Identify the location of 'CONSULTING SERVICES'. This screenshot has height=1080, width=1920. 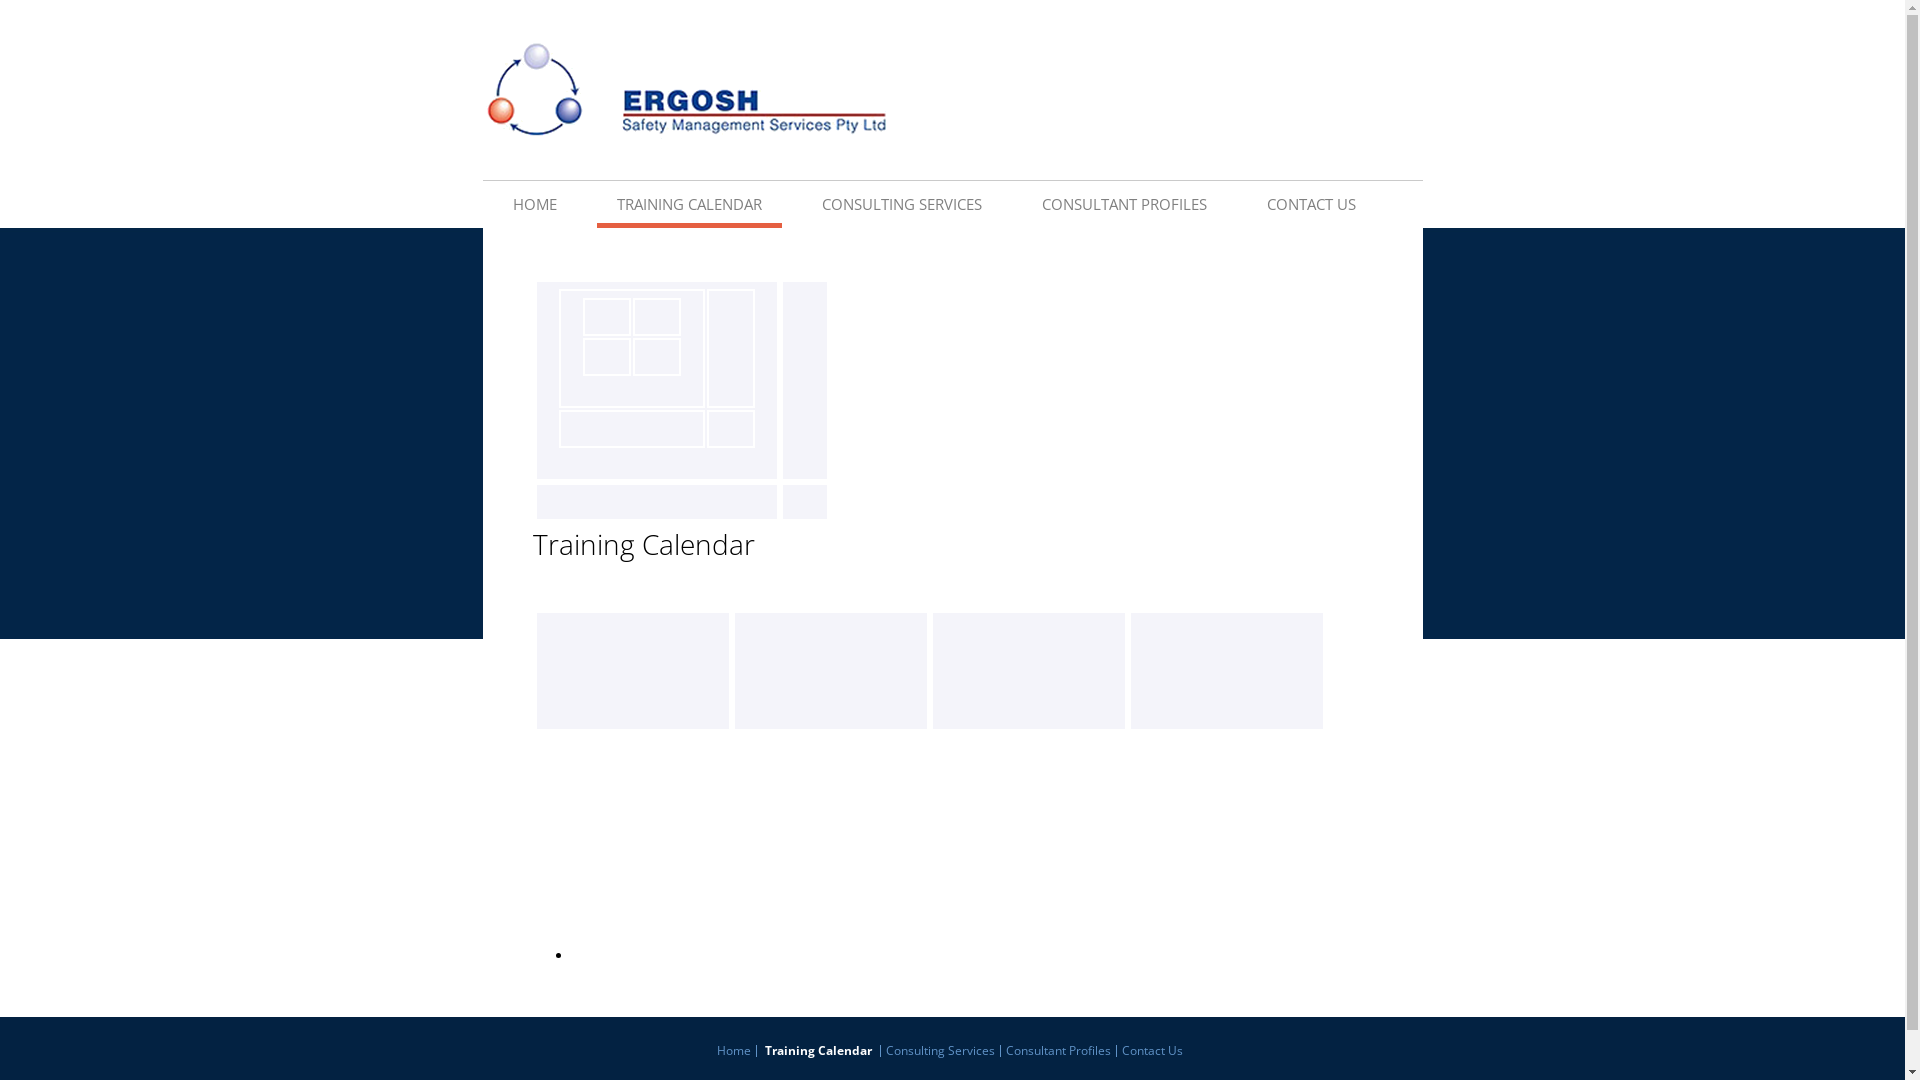
(901, 201).